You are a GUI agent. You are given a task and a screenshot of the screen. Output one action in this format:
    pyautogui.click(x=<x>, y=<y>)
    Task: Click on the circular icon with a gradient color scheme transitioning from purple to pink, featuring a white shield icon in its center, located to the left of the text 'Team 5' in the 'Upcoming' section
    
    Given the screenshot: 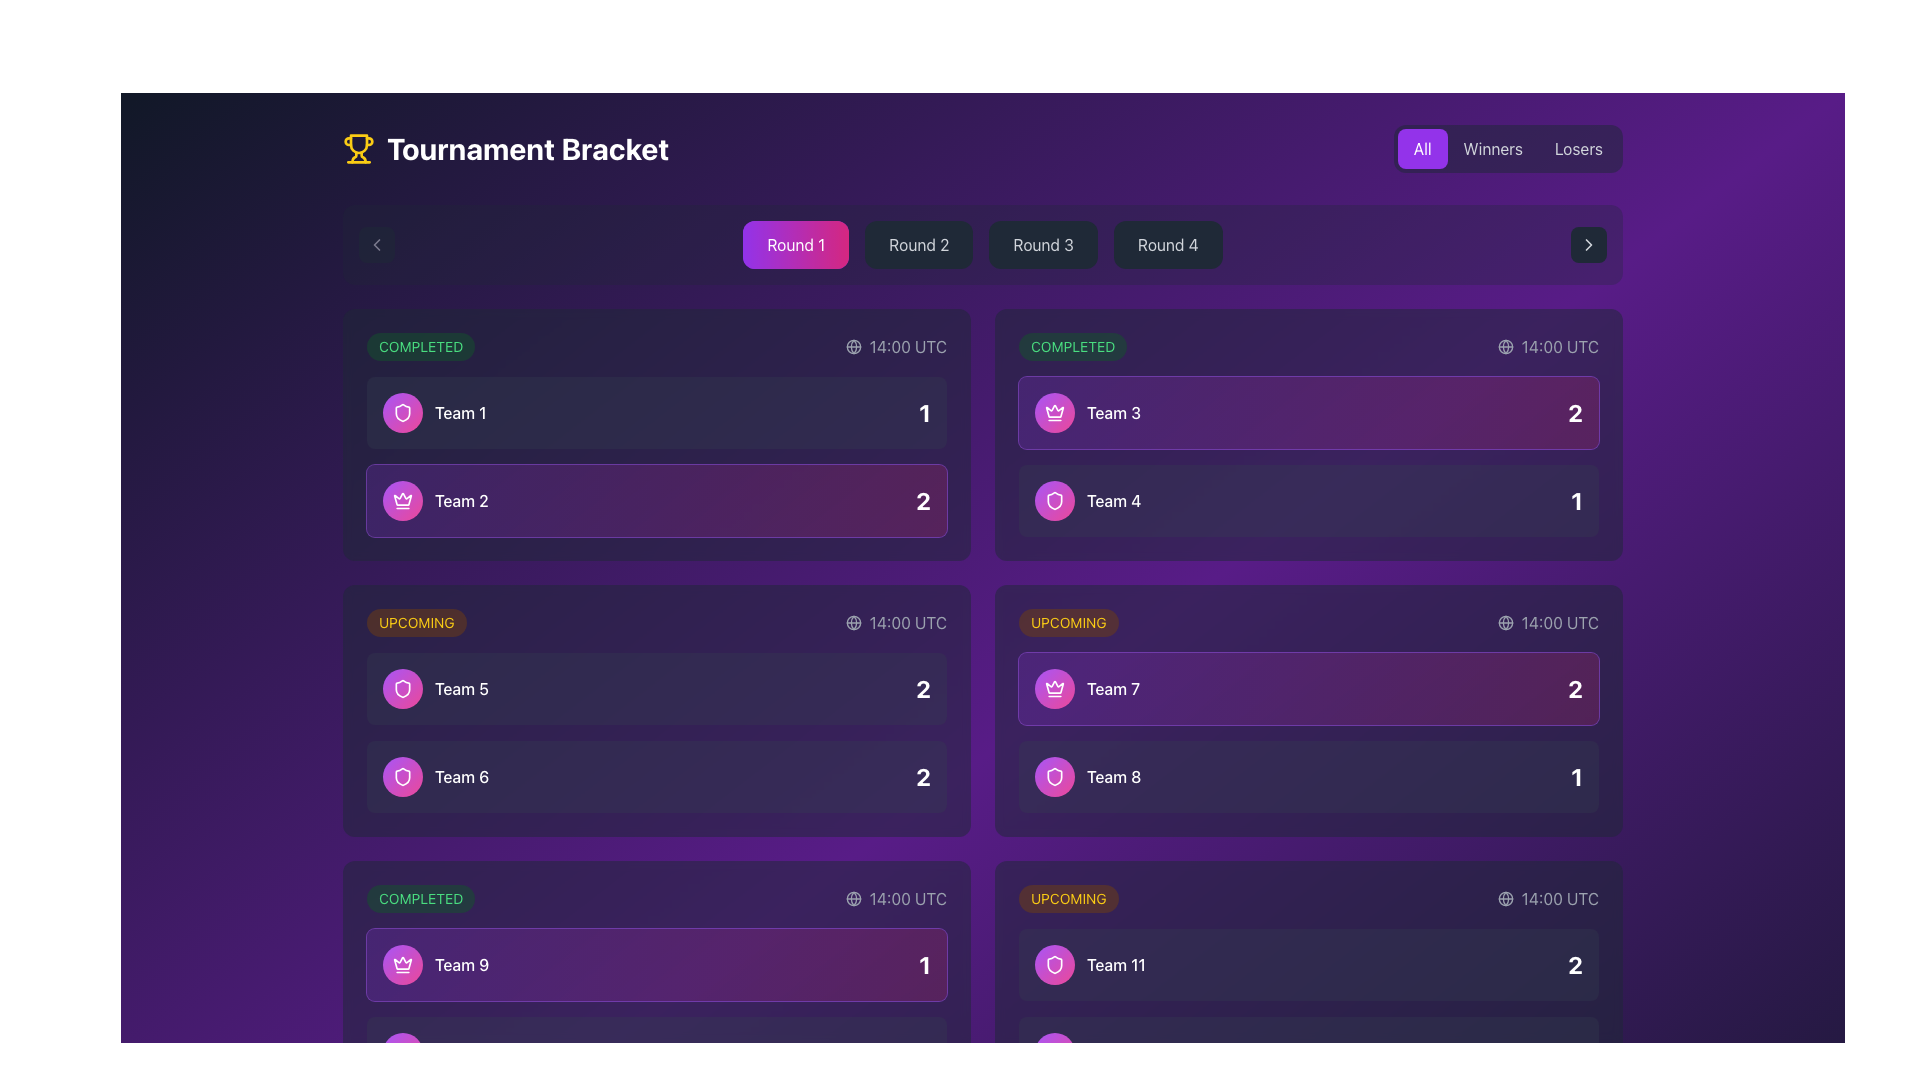 What is the action you would take?
    pyautogui.click(x=402, y=688)
    